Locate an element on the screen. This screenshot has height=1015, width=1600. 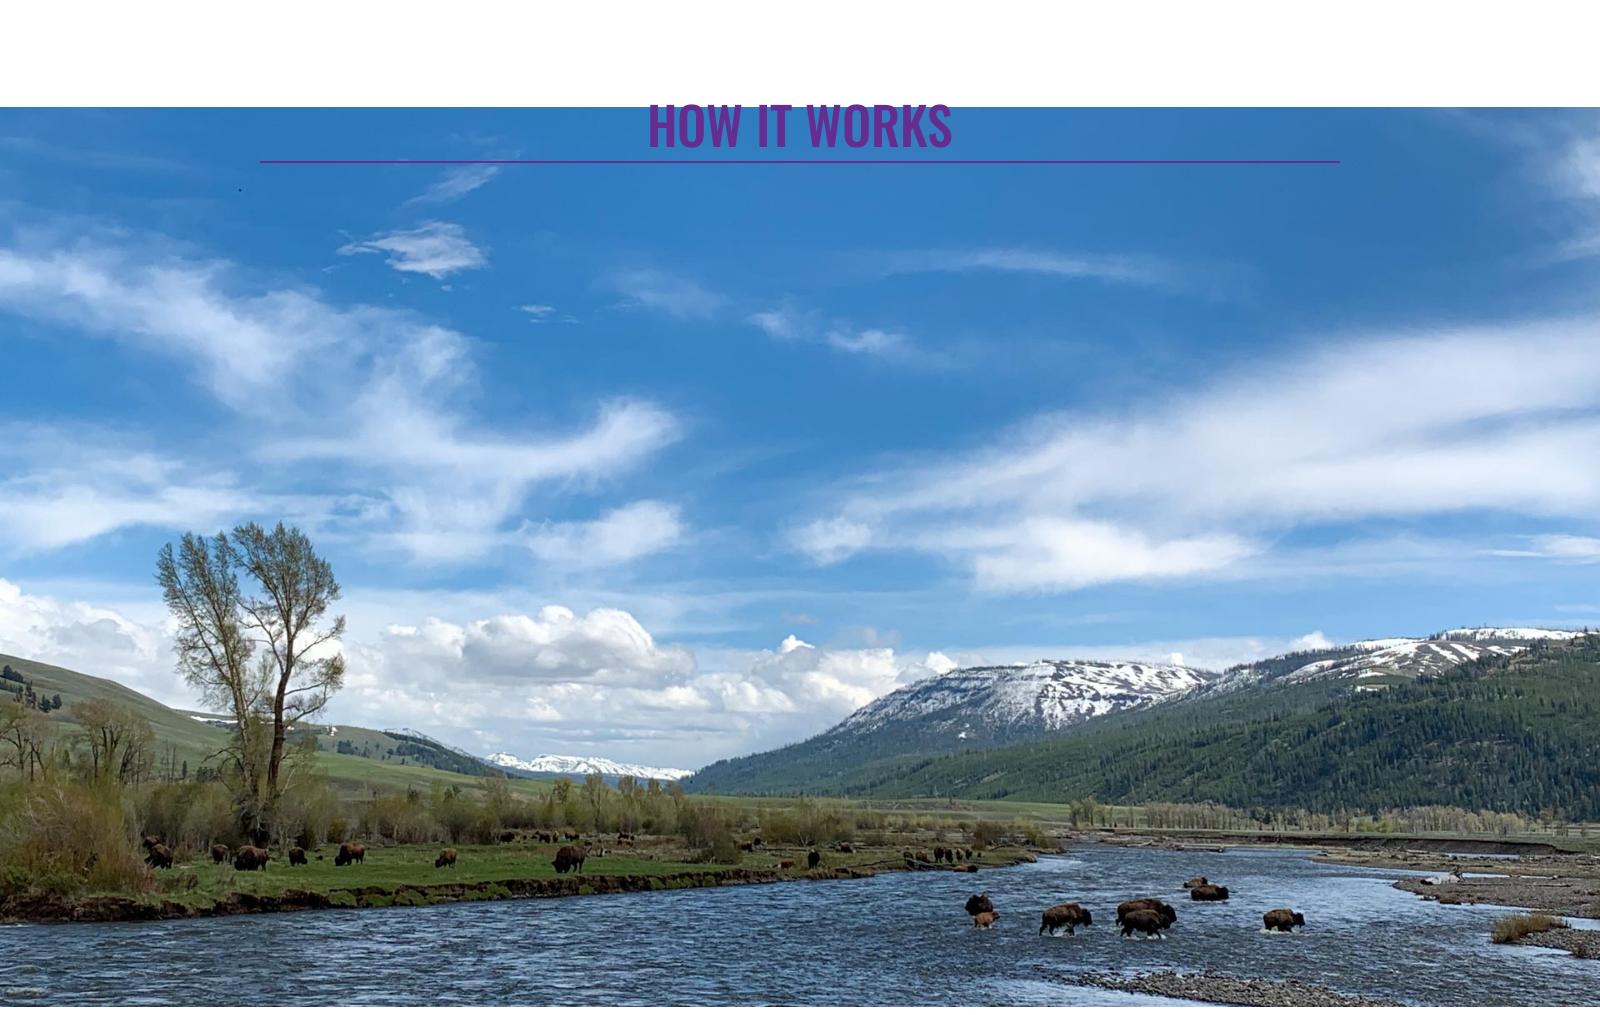
'Reservations' is located at coordinates (404, 317).